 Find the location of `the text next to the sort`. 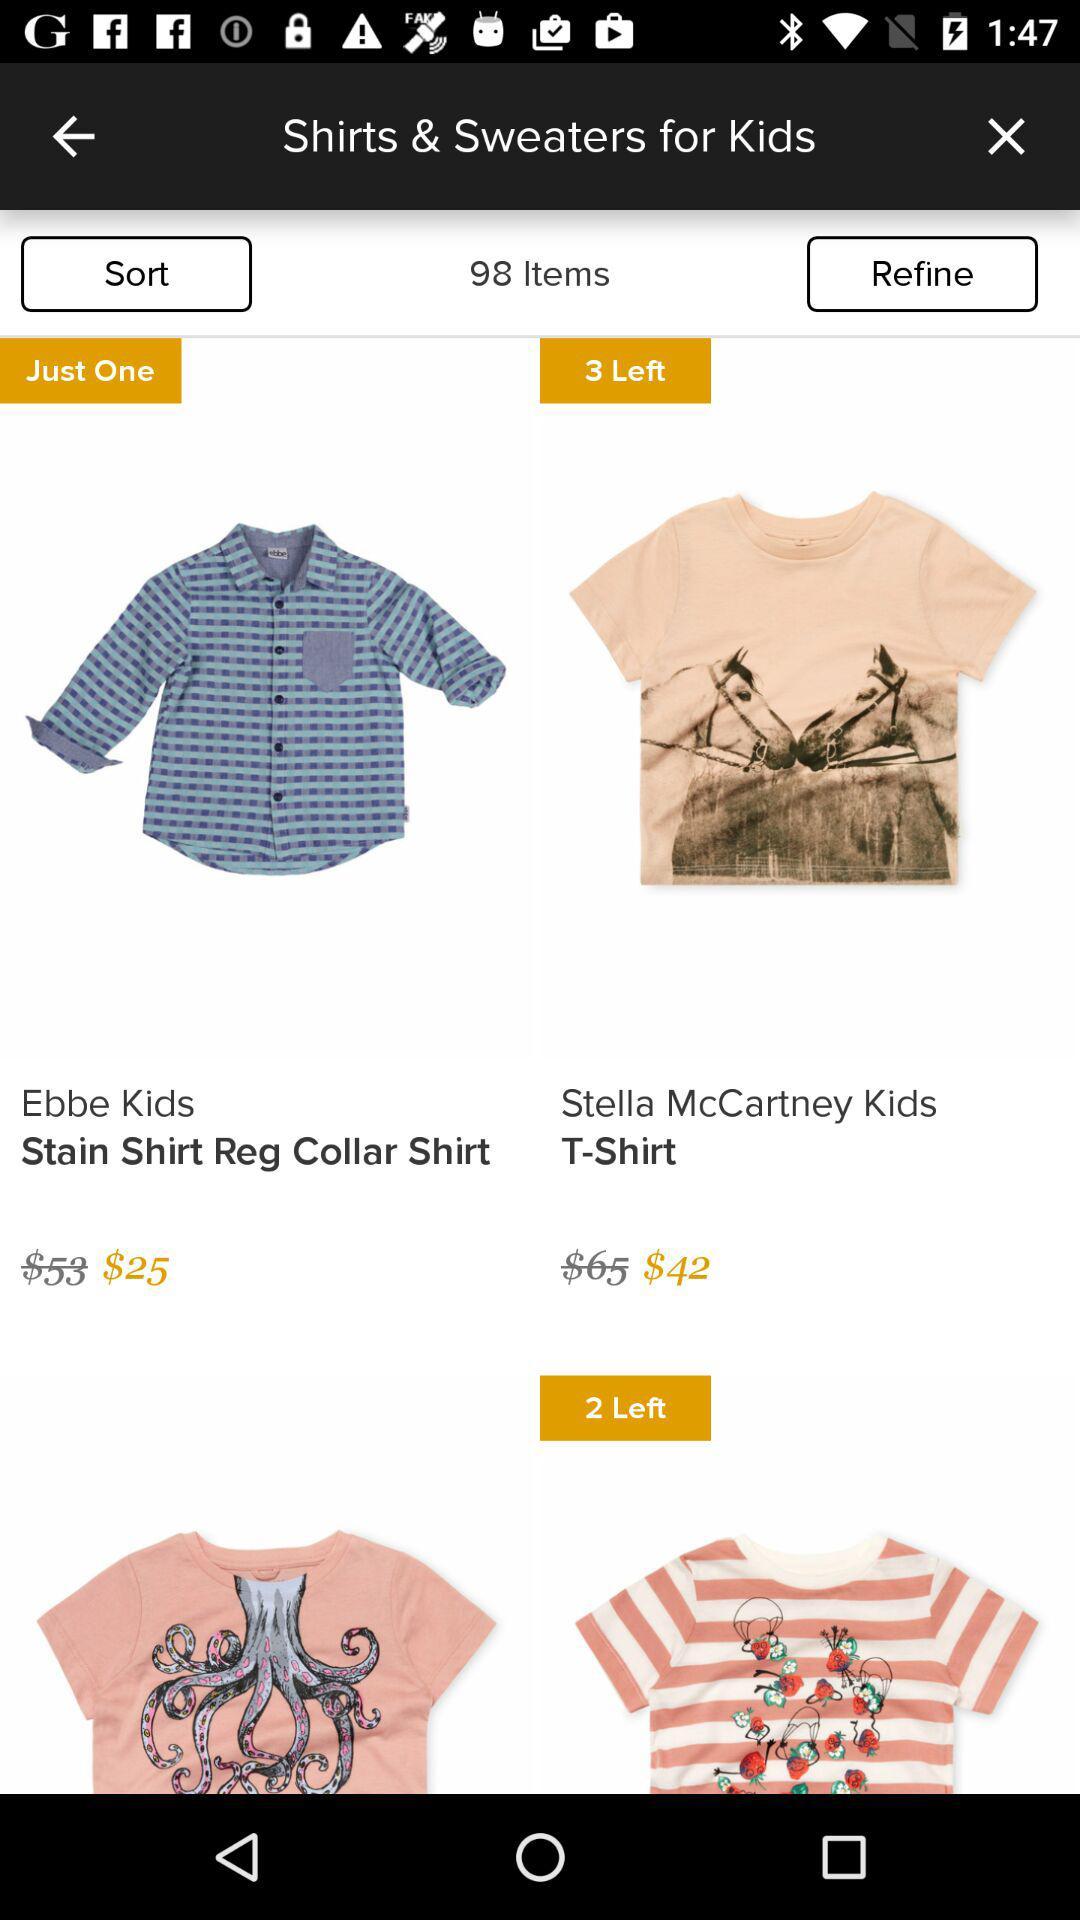

the text next to the sort is located at coordinates (540, 272).